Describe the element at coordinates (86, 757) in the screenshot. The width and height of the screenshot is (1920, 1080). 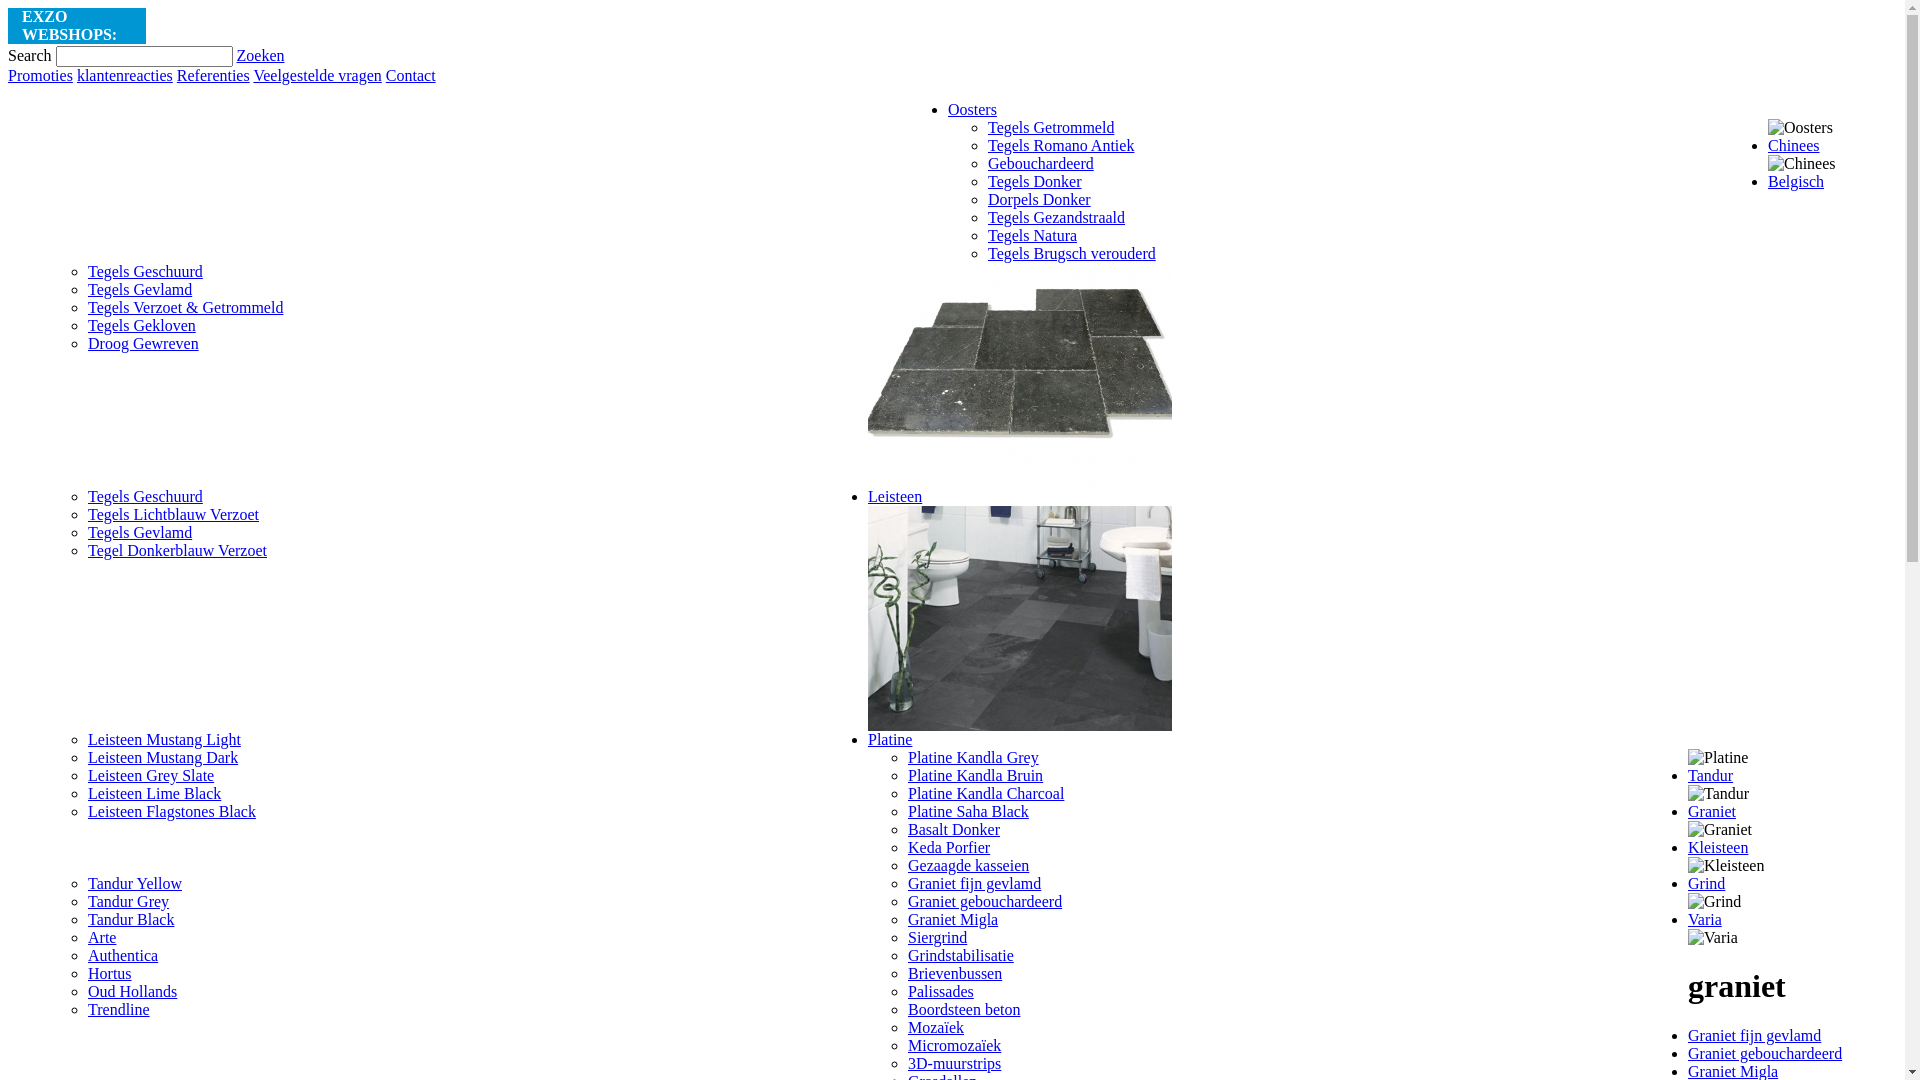
I see `'Leisteen Mustang Dark'` at that location.